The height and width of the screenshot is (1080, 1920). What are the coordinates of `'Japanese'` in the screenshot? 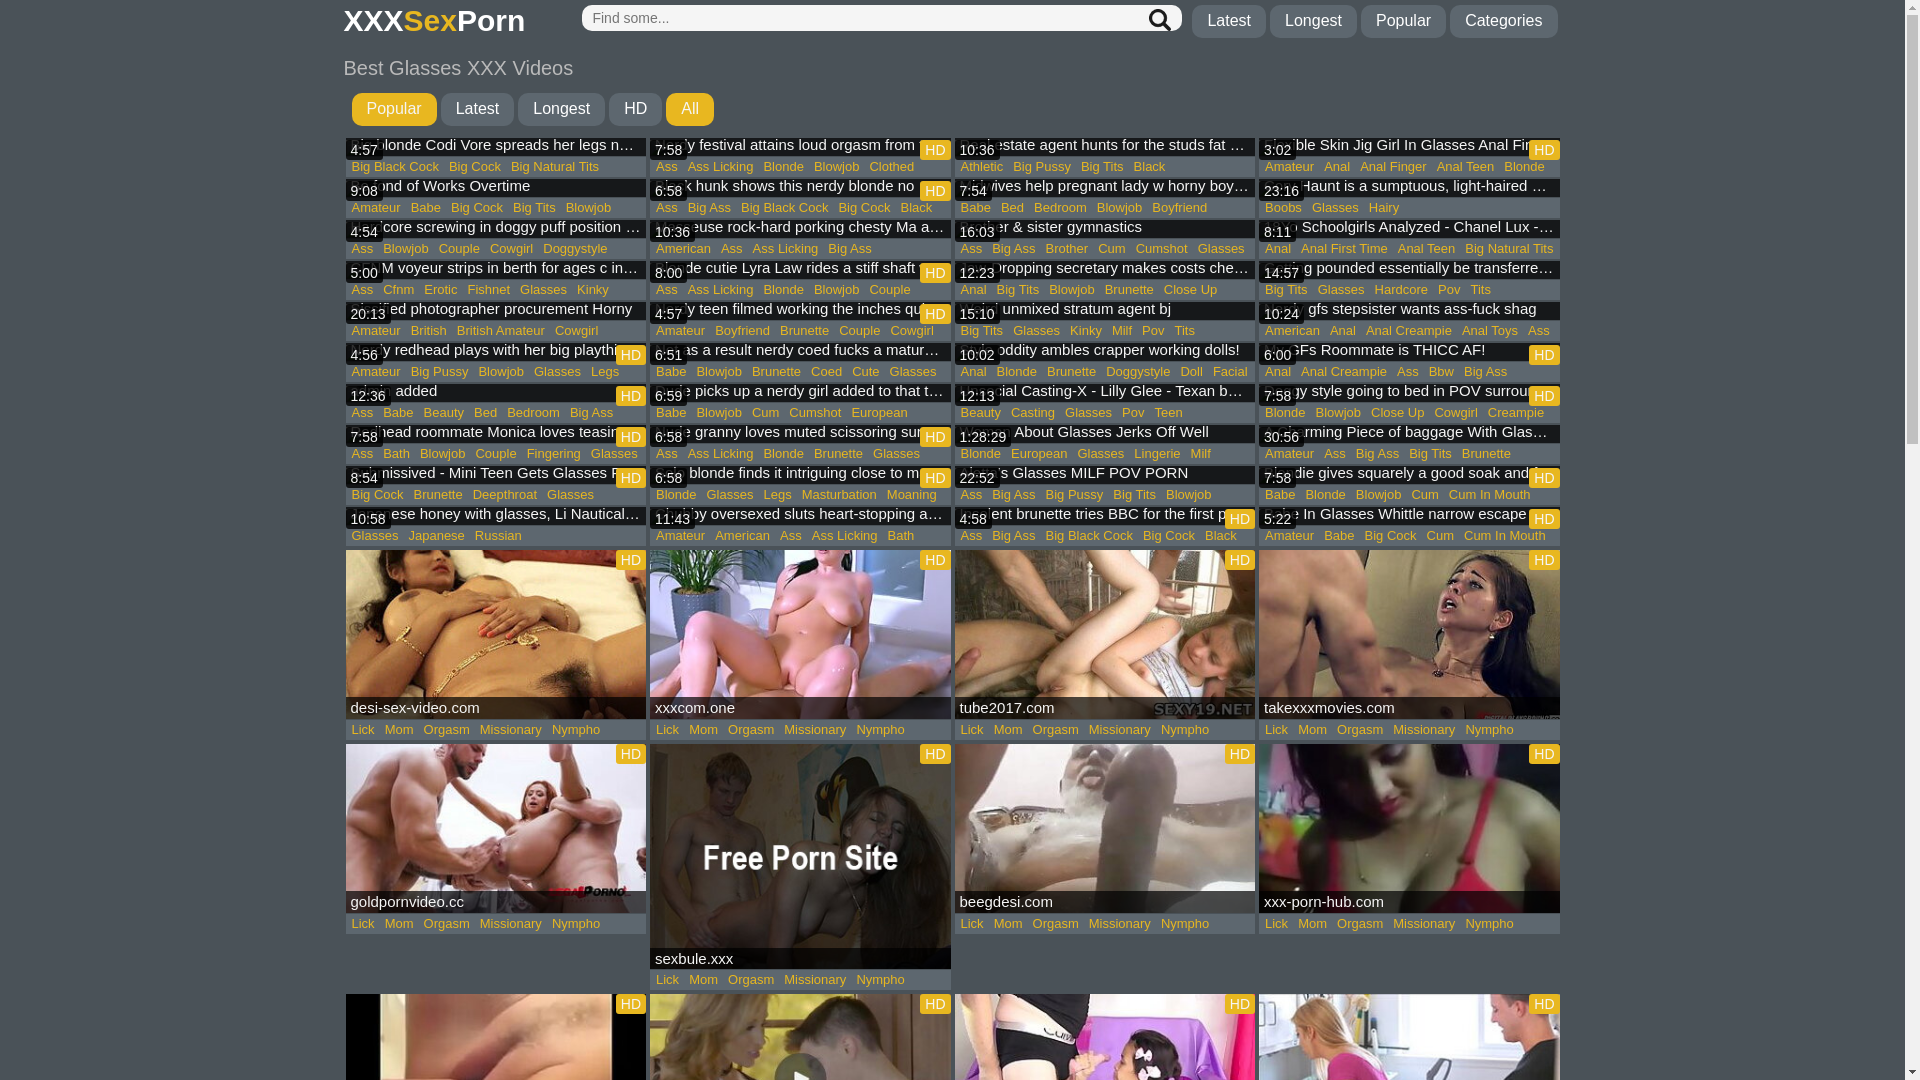 It's located at (435, 535).